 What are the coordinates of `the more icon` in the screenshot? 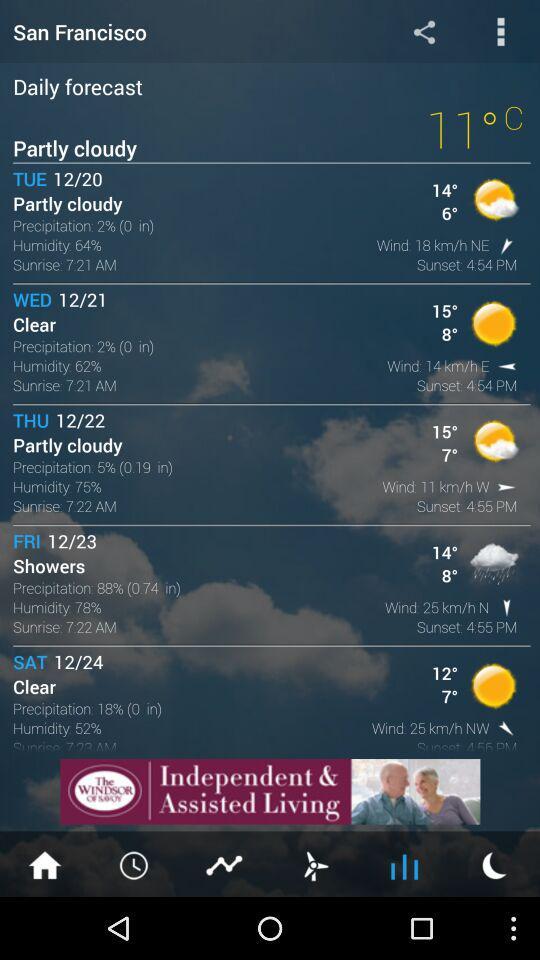 It's located at (500, 33).